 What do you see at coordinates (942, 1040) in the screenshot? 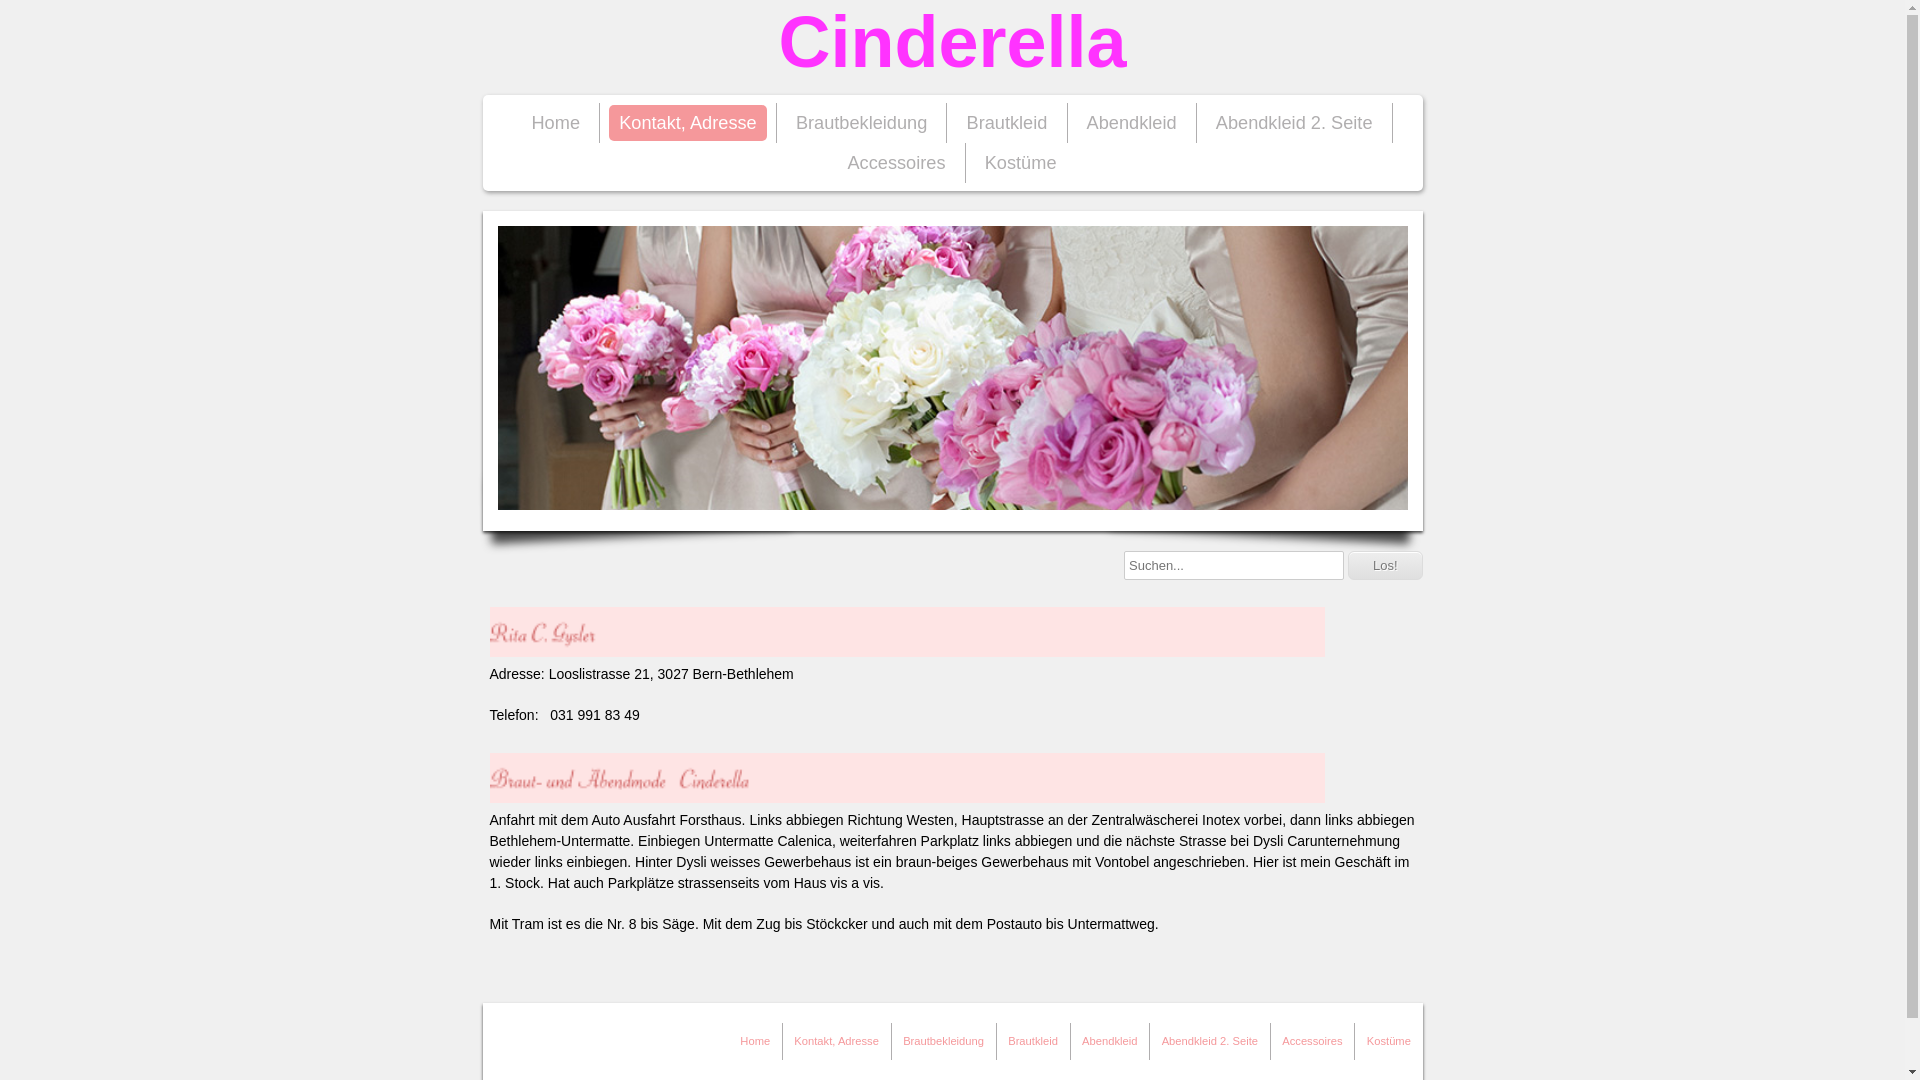
I see `'Brautbekleidung'` at bounding box center [942, 1040].